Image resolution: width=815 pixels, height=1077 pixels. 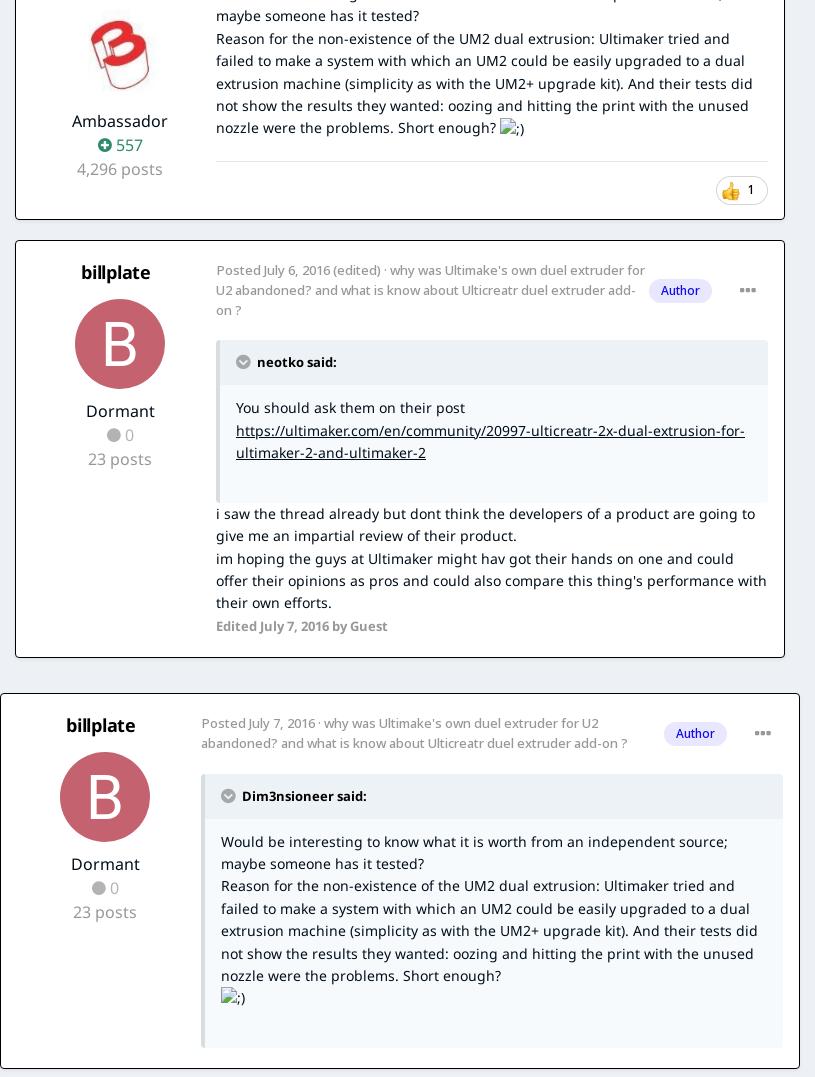 What do you see at coordinates (751, 187) in the screenshot?
I see `'1'` at bounding box center [751, 187].